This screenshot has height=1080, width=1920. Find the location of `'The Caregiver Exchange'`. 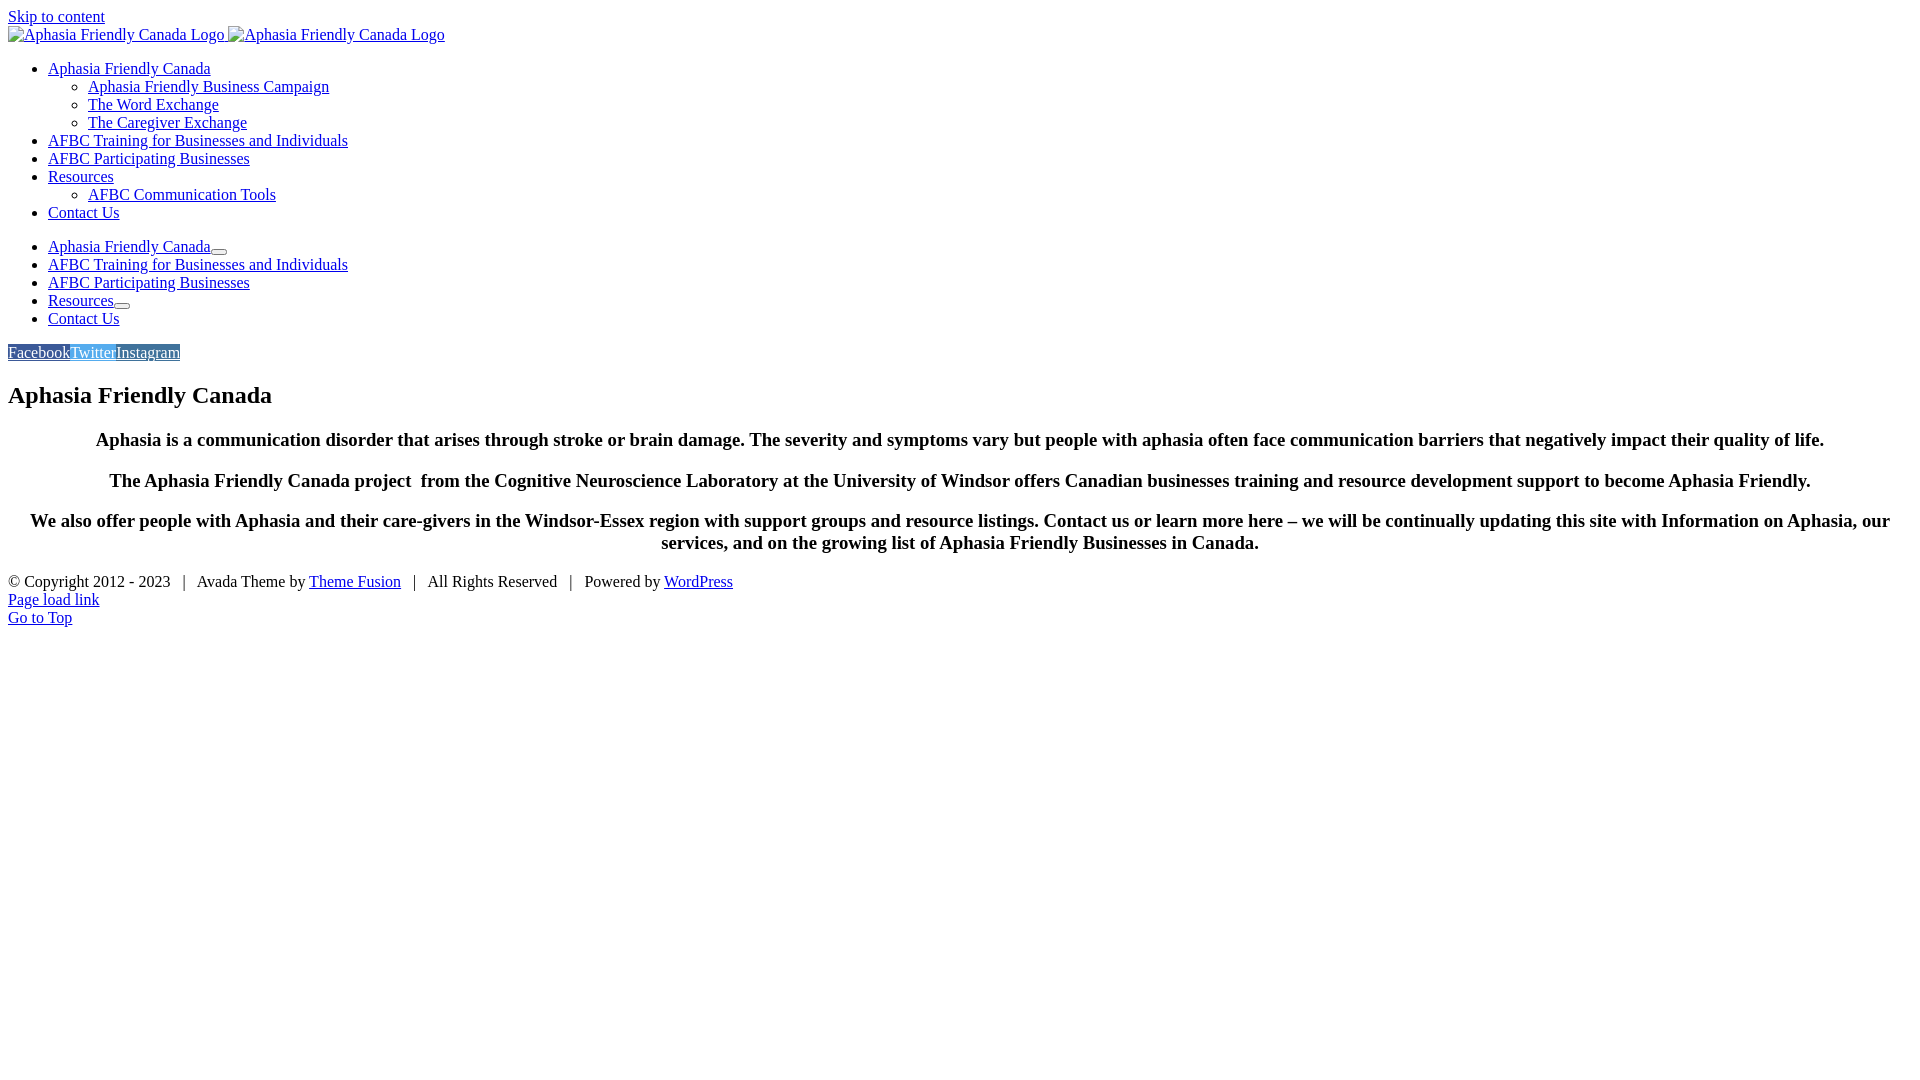

'The Caregiver Exchange' is located at coordinates (167, 122).